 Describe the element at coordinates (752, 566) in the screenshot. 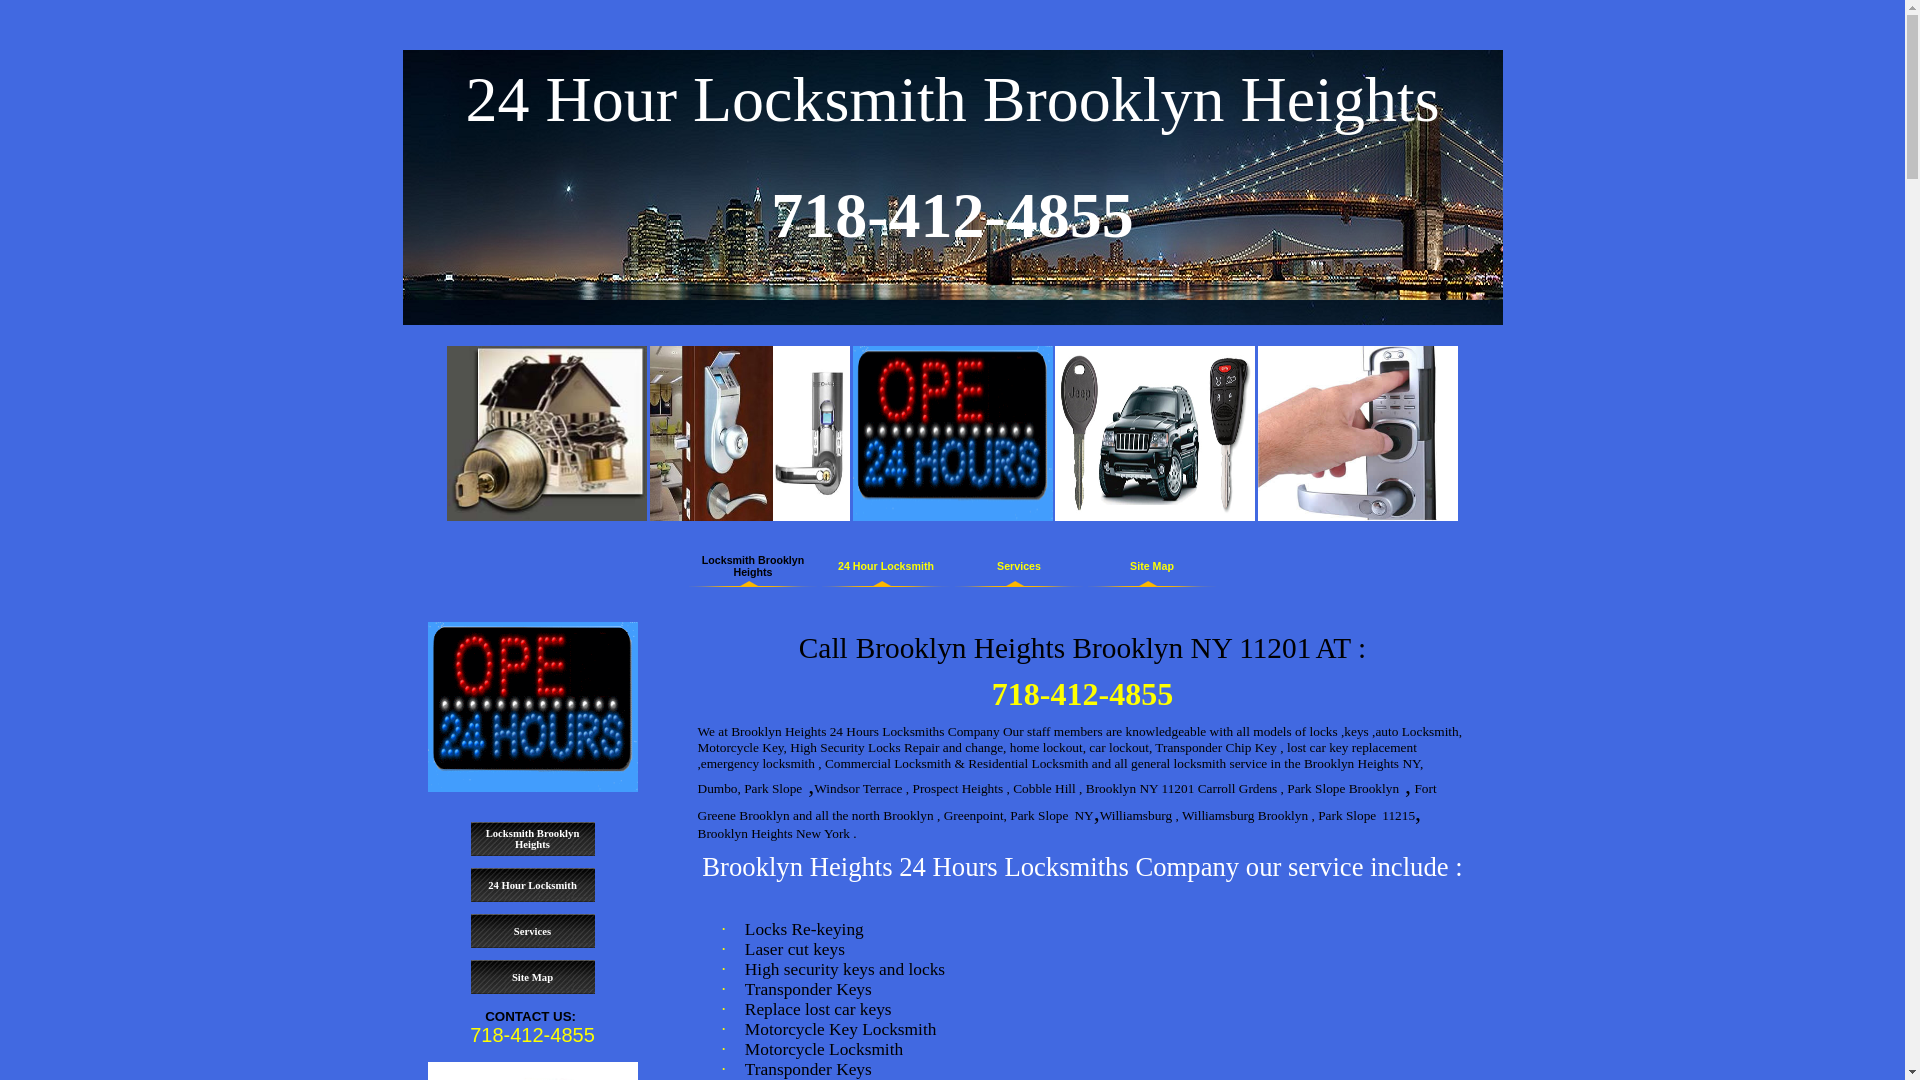

I see `'Locksmith Brooklyn Heights'` at that location.